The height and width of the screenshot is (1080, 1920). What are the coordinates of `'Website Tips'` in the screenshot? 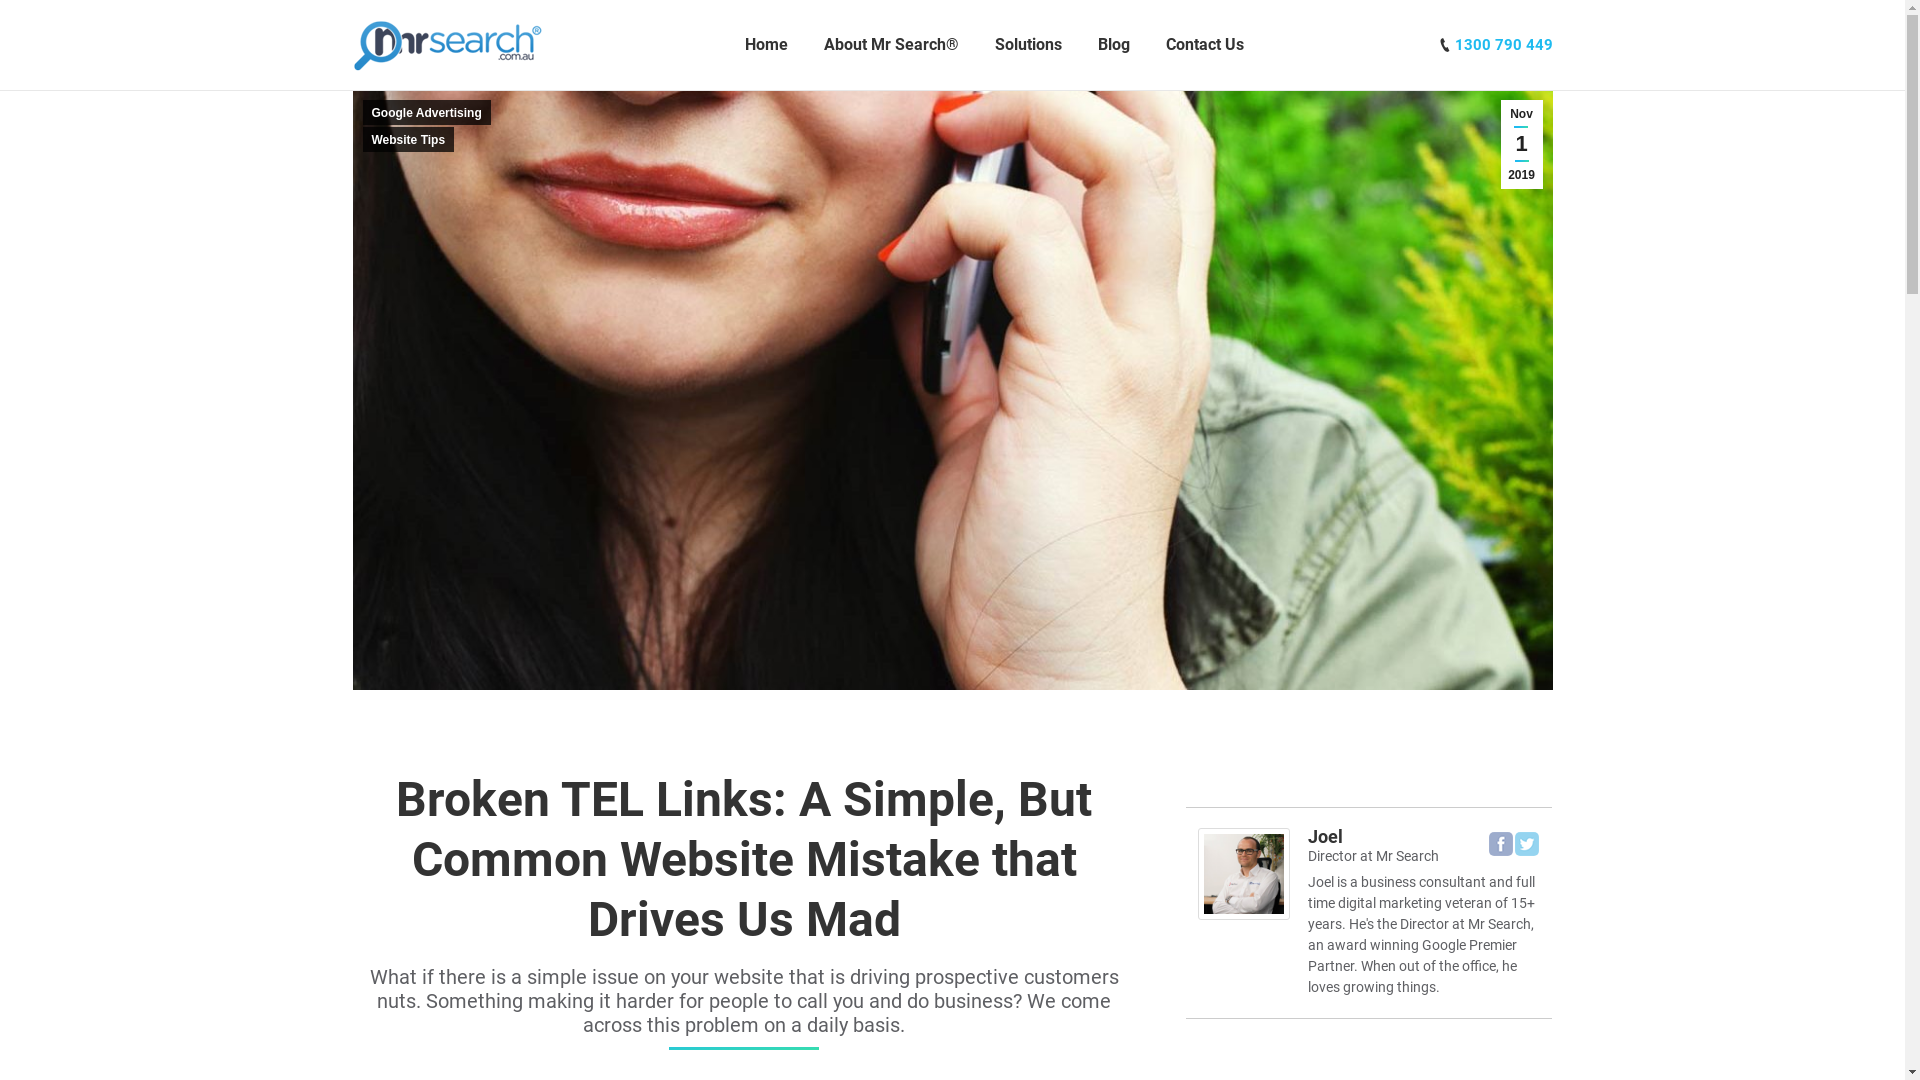 It's located at (407, 138).